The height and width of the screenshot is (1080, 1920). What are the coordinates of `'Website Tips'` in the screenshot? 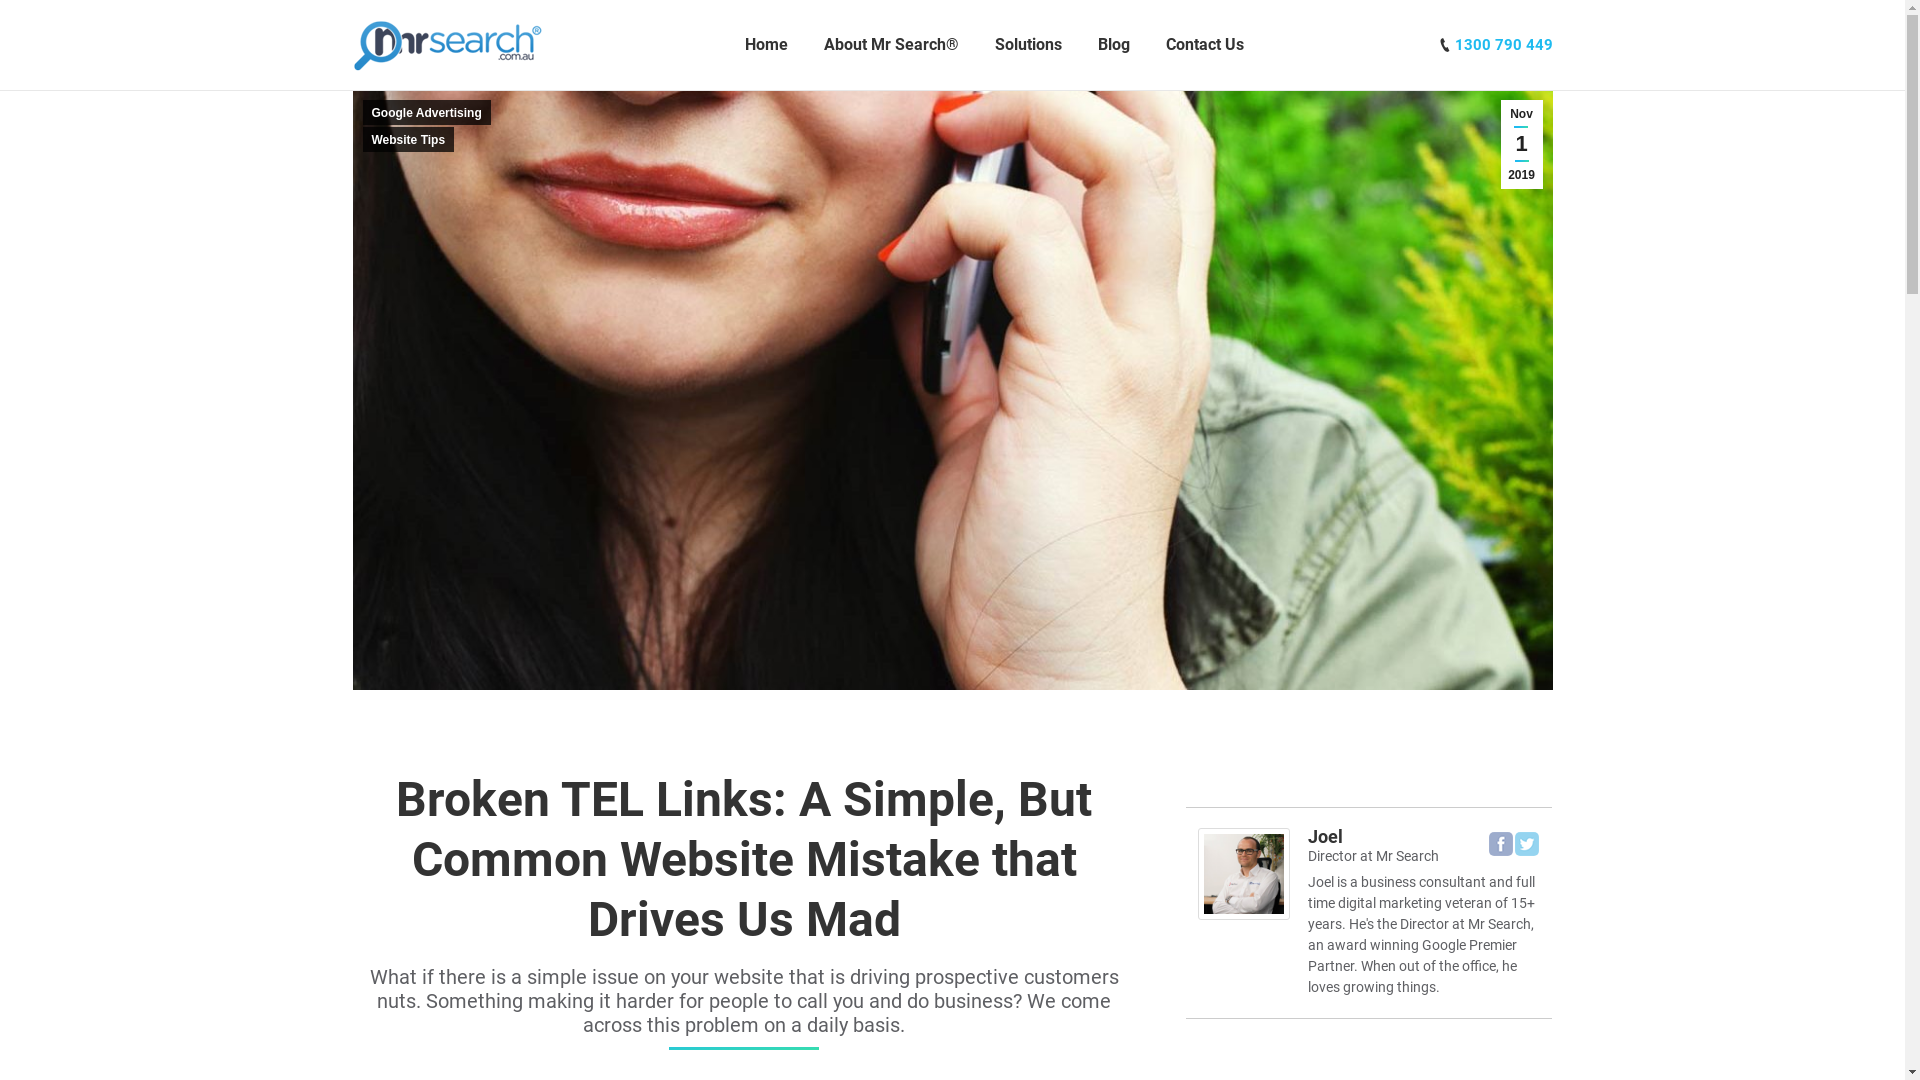 It's located at (407, 138).